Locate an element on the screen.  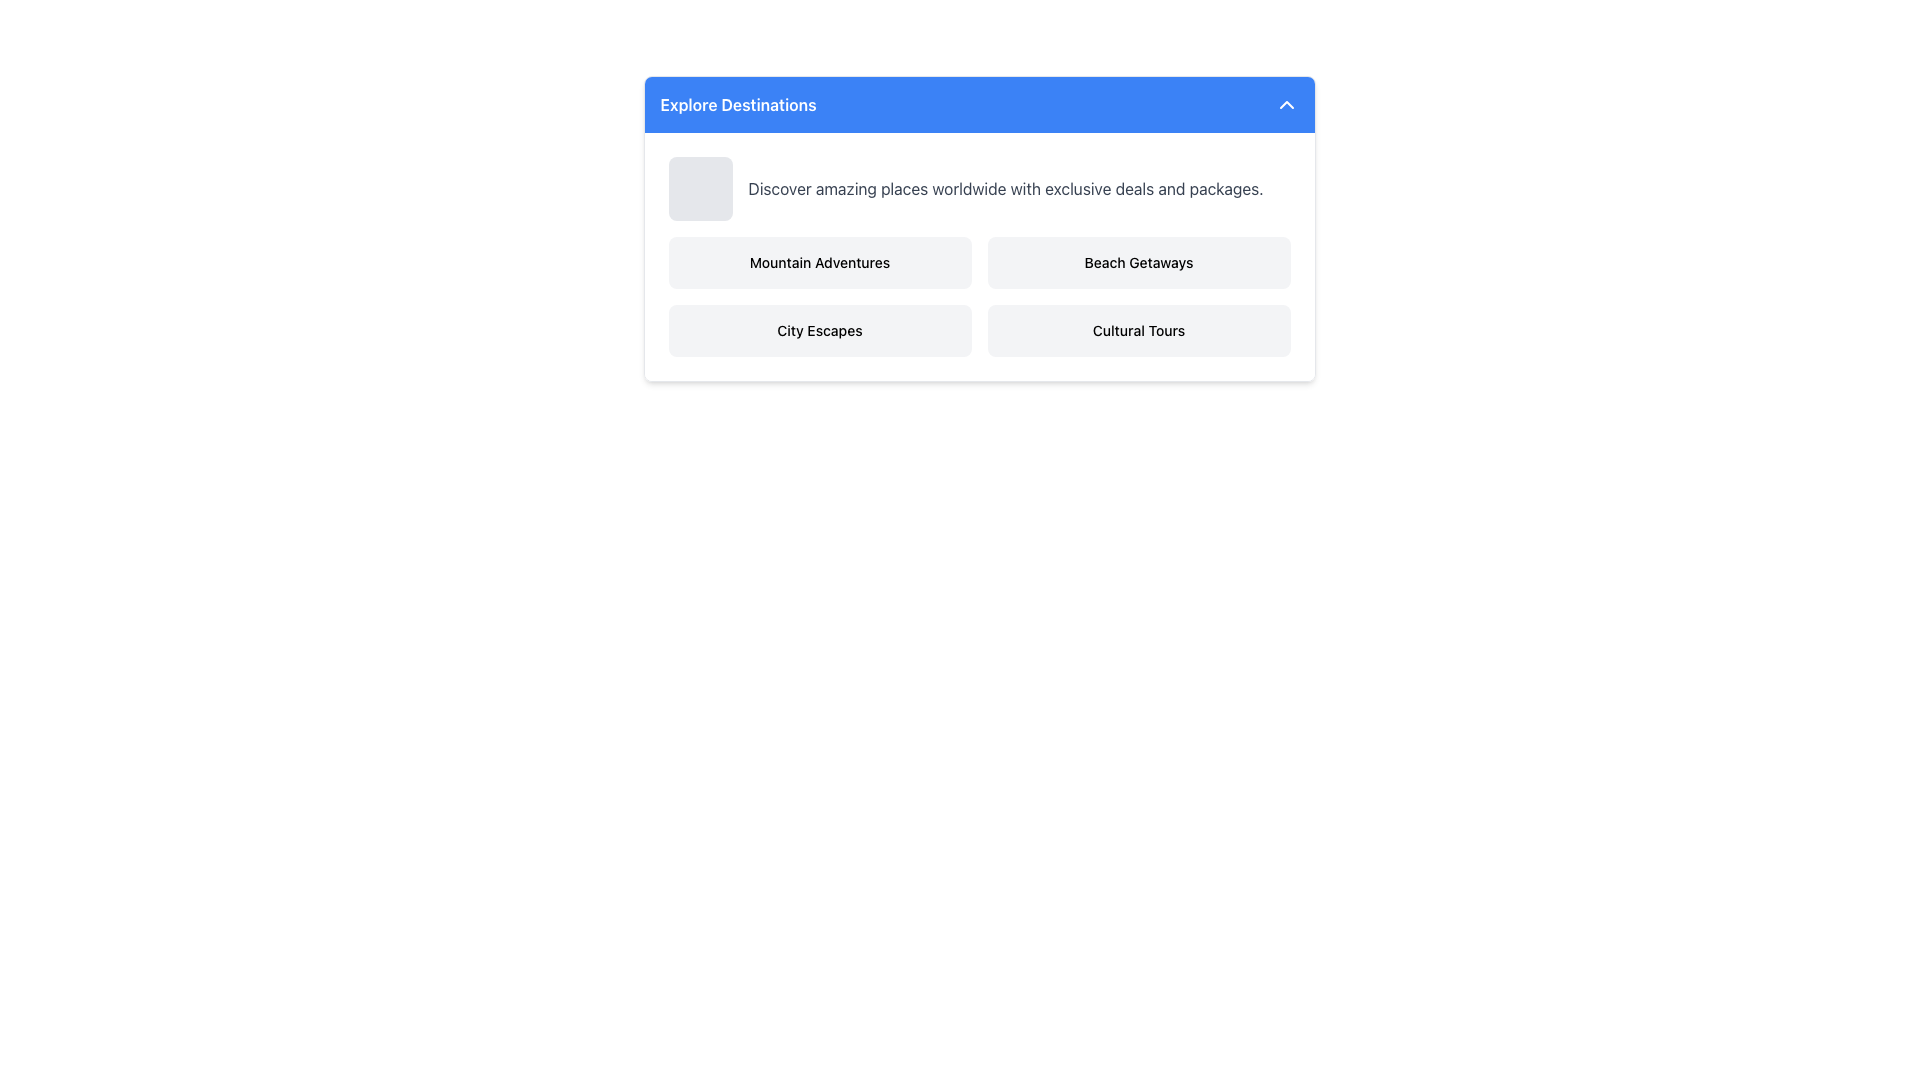
text content of the Text Label that indicates the function or purpose of an interactive section related to exploring destinations is located at coordinates (737, 104).